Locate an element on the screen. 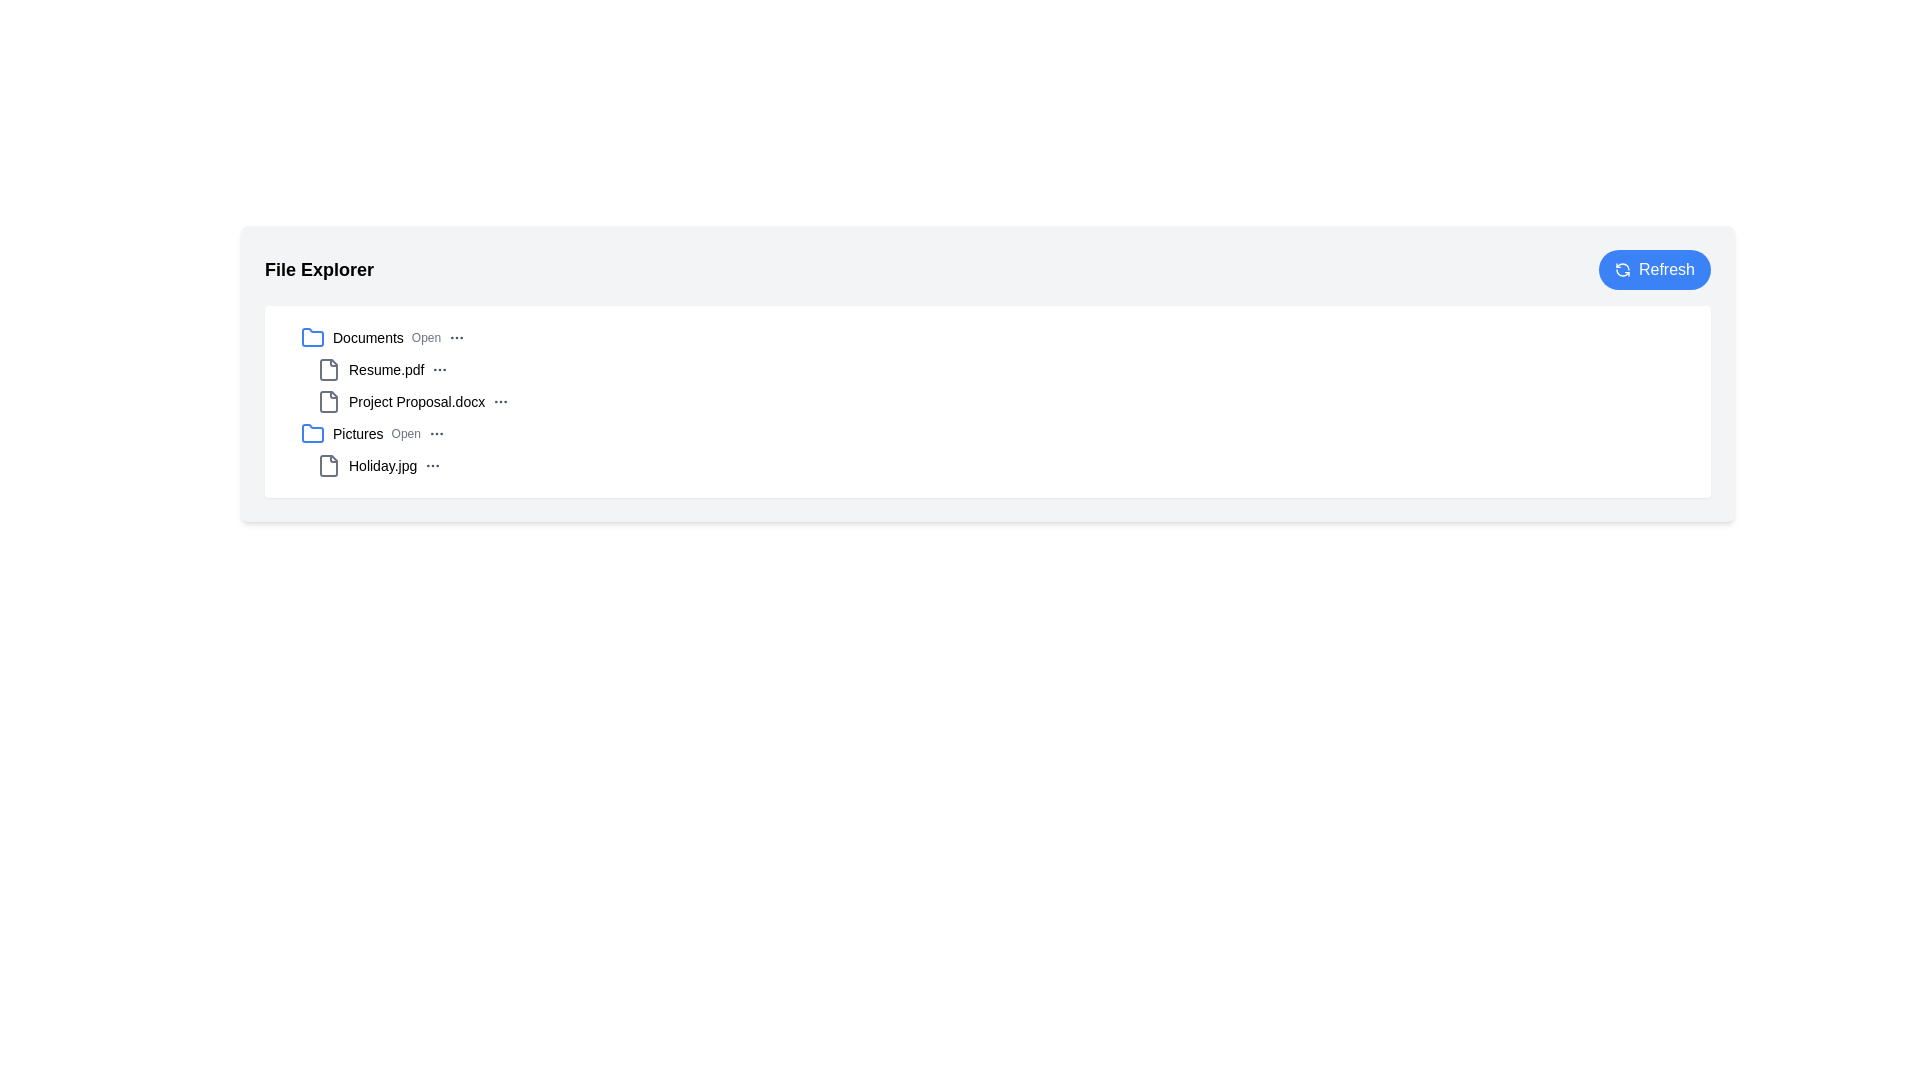 This screenshot has height=1080, width=1920. the ellipsis menu icon associated with the 'Project Proposal.docx' file is located at coordinates (501, 401).